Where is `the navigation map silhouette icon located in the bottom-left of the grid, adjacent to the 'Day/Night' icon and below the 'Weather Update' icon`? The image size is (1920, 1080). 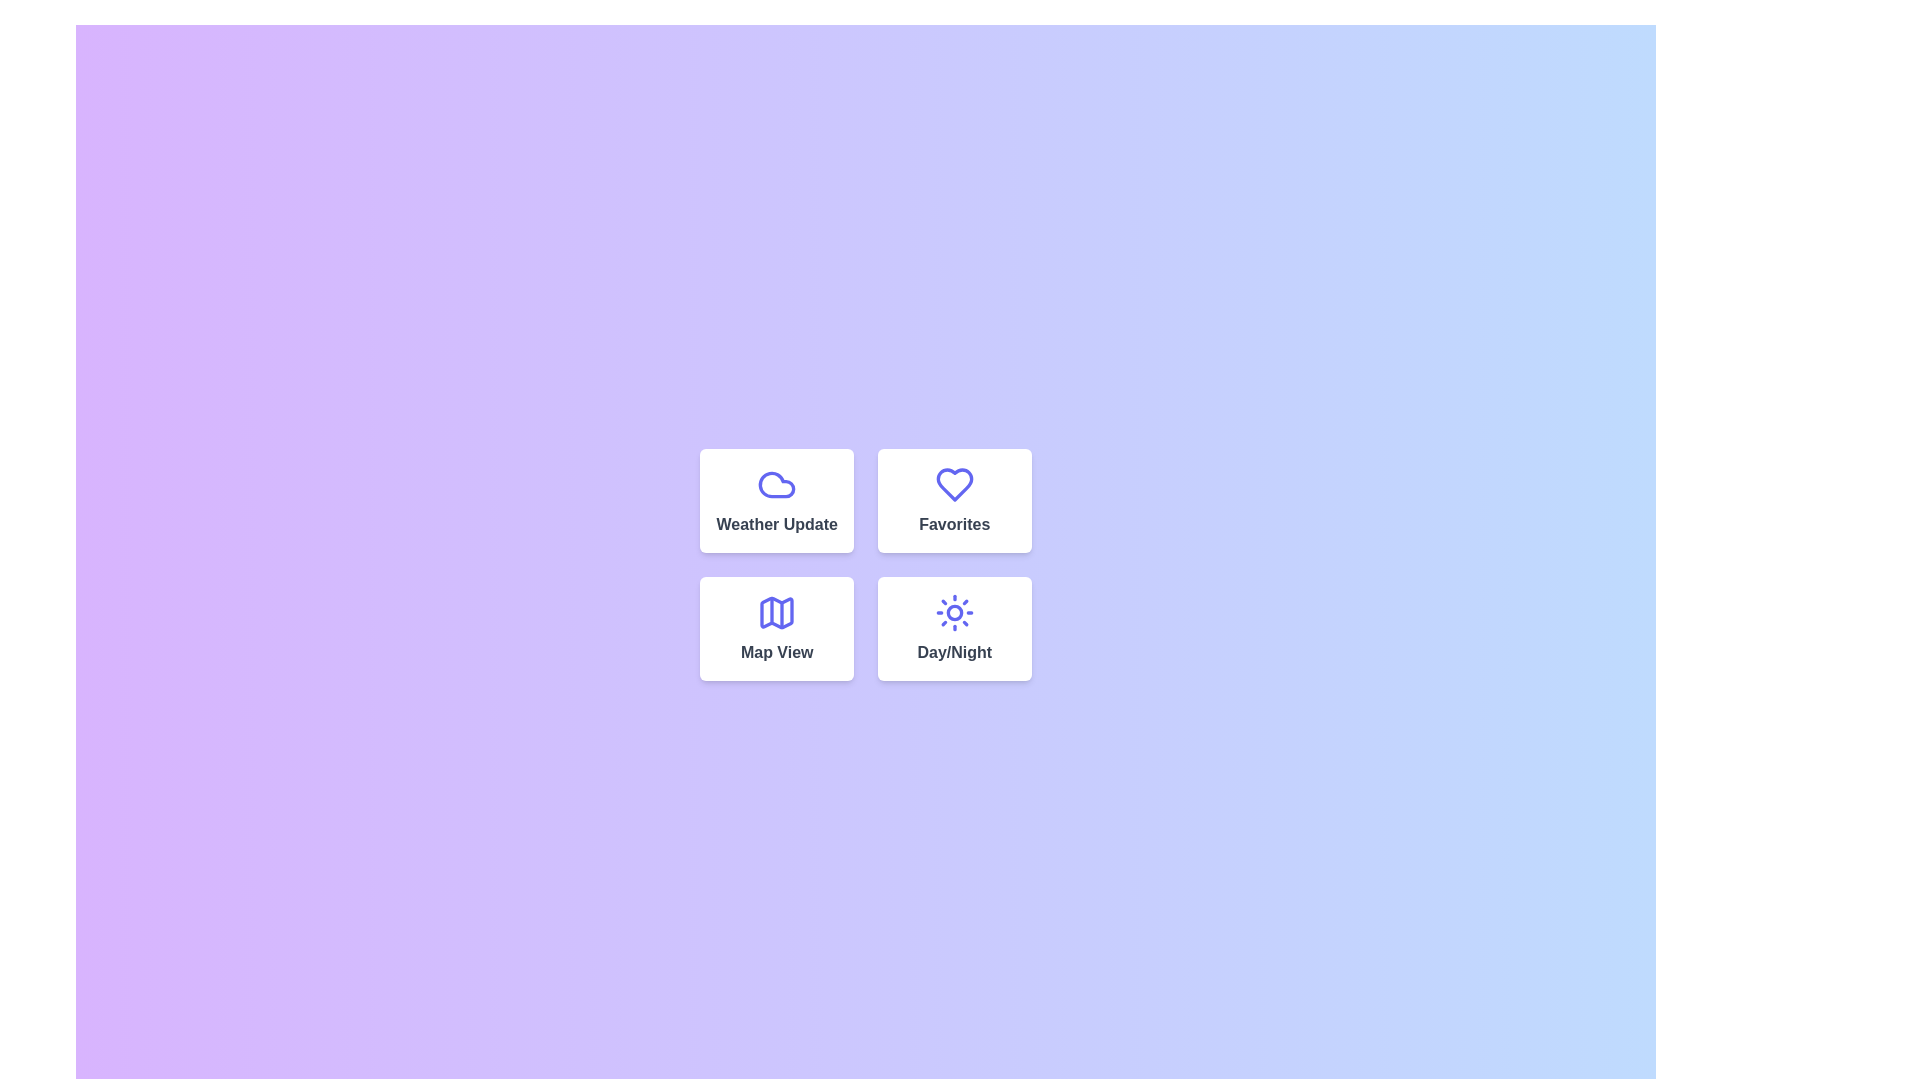
the navigation map silhouette icon located in the bottom-left of the grid, adjacent to the 'Day/Night' icon and below the 'Weather Update' icon is located at coordinates (776, 612).